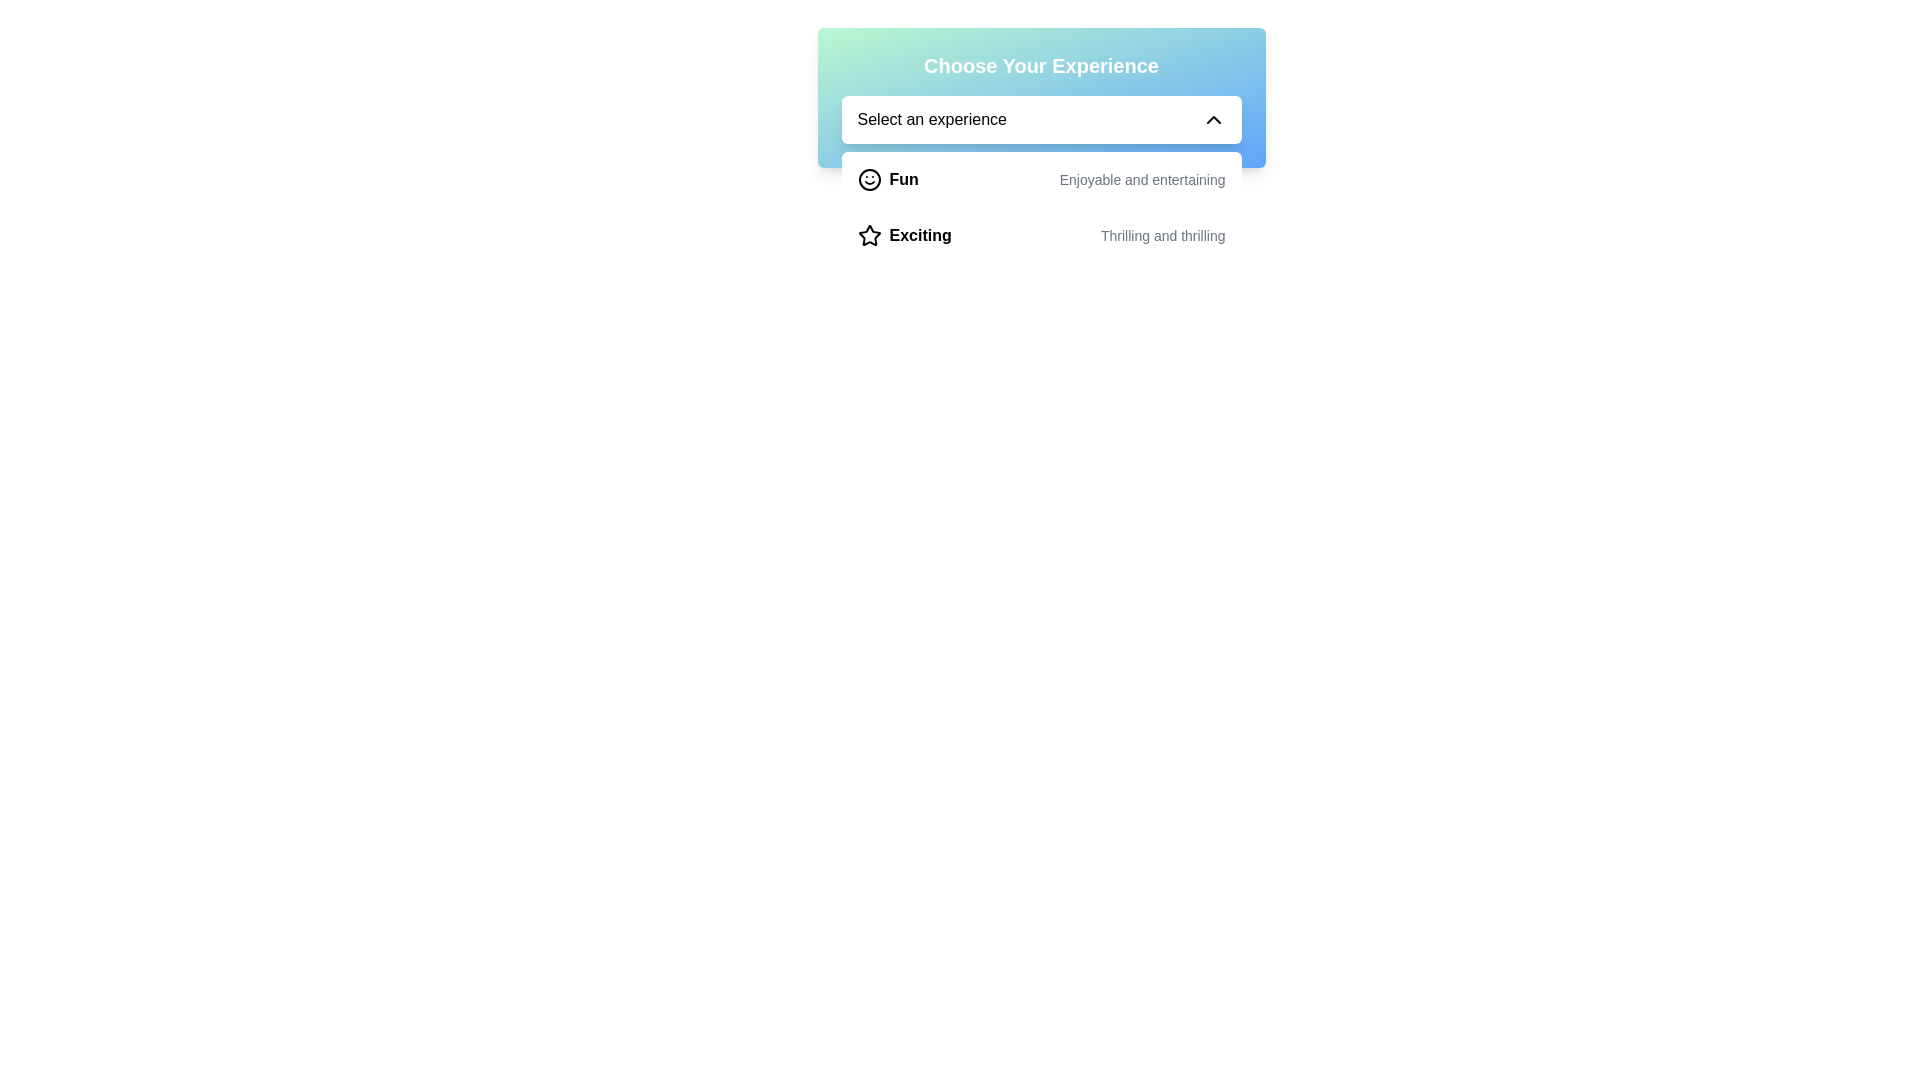 The image size is (1920, 1080). I want to click on the dropdown labeled 'Select an experience' located below the heading 'Choose Your Experience', so click(1040, 97).